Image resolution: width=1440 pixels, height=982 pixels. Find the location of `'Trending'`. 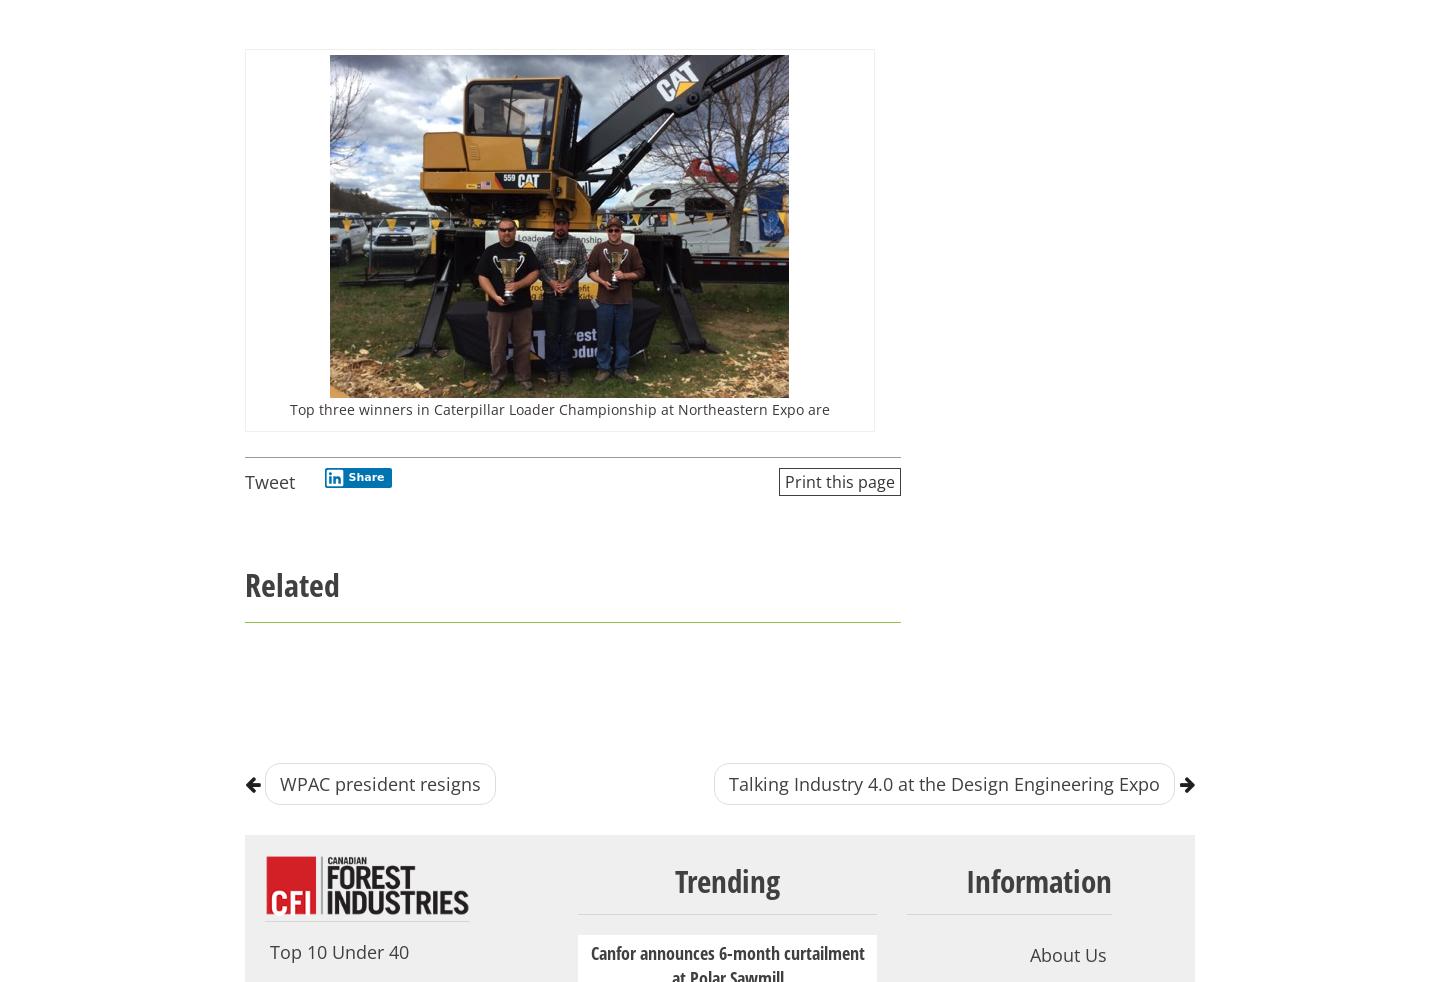

'Trending' is located at coordinates (726, 880).